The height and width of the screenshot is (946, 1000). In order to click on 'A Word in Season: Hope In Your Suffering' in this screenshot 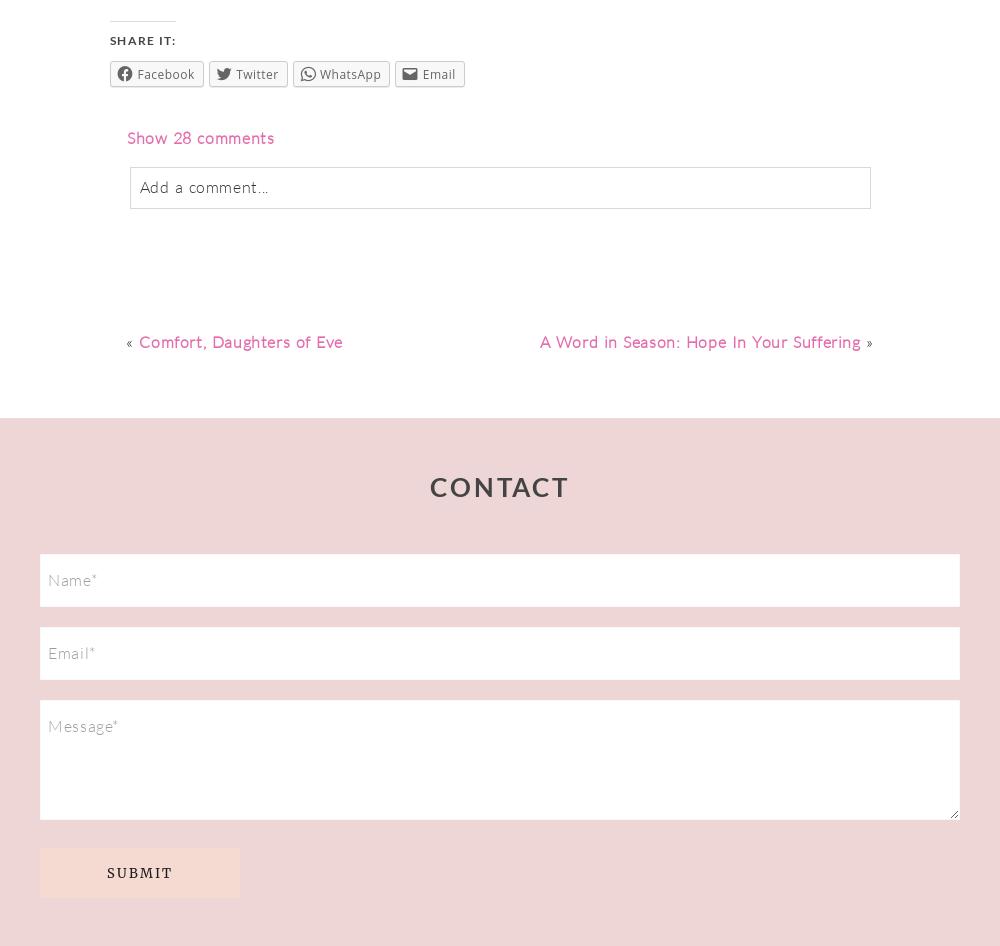, I will do `click(698, 341)`.